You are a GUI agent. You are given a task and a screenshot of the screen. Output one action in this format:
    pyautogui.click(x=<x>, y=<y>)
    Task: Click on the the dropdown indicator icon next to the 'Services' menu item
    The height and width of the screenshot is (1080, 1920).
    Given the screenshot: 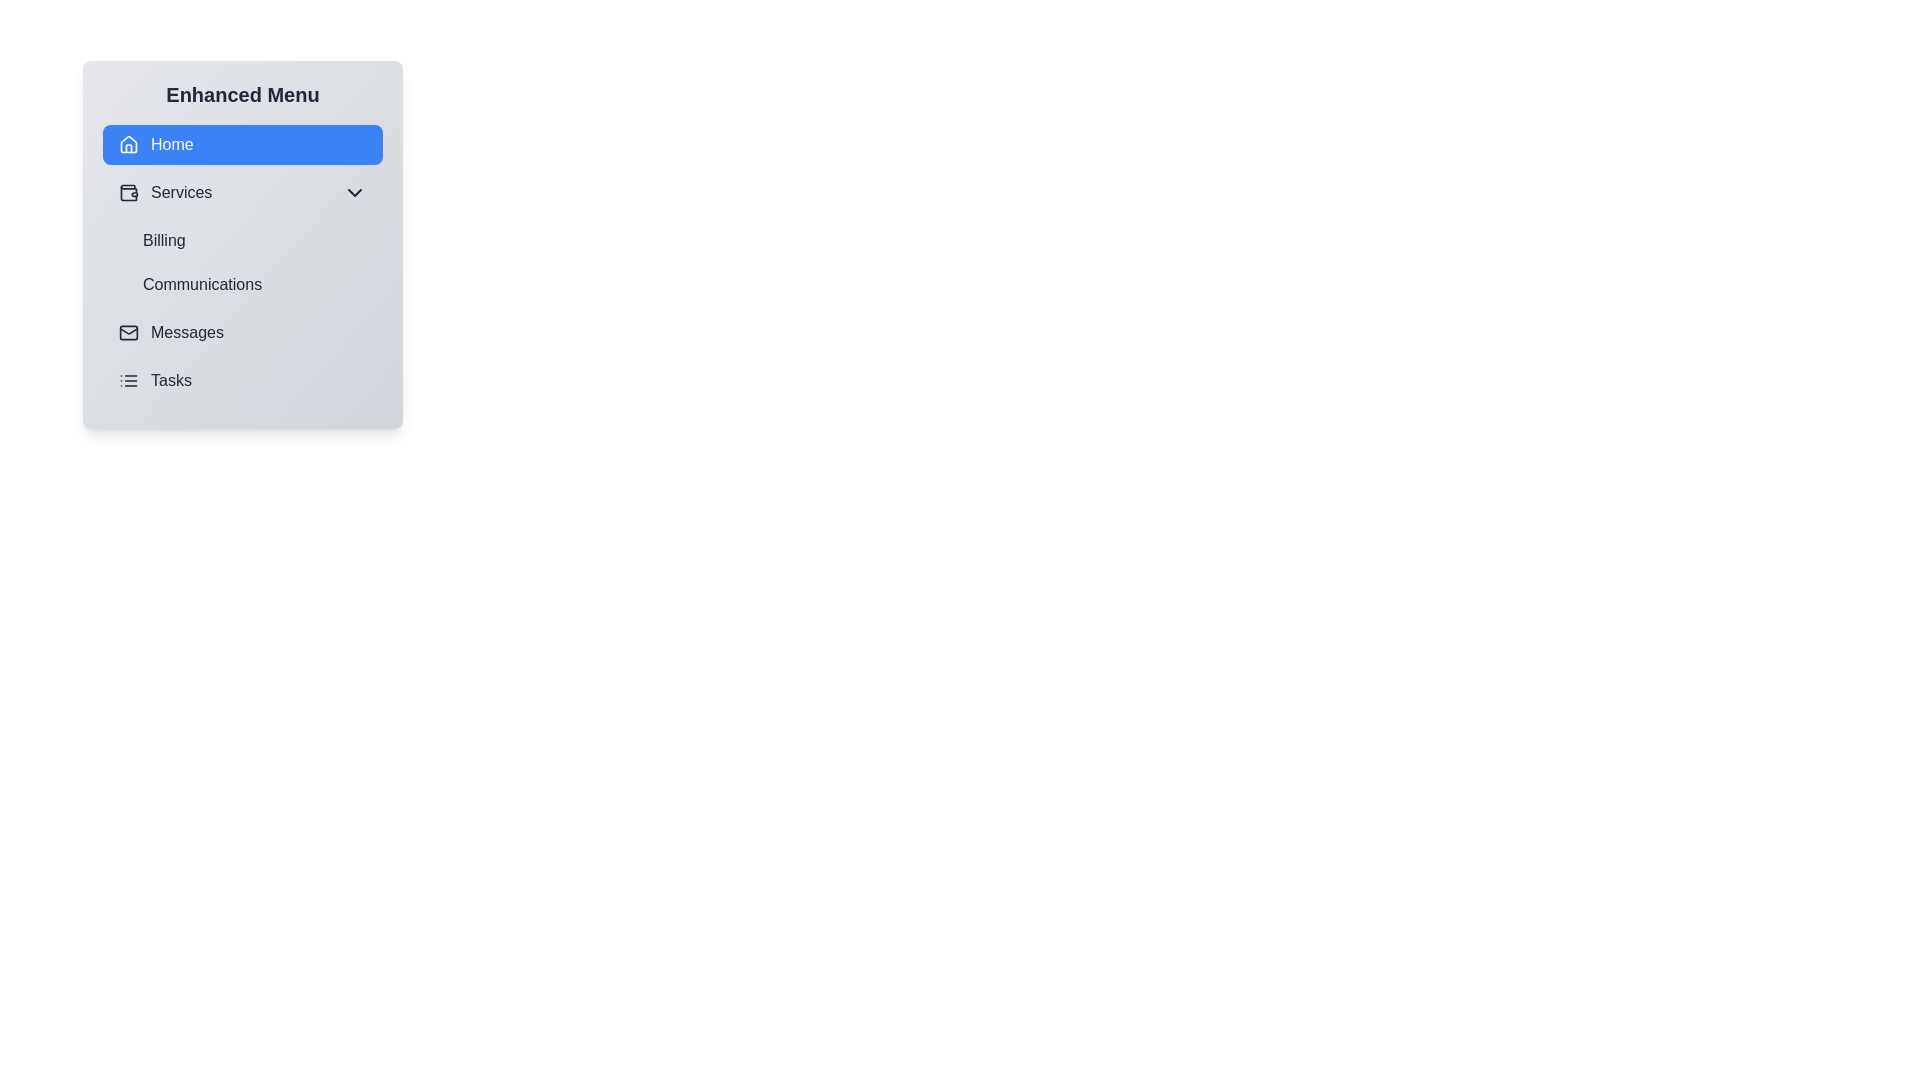 What is the action you would take?
    pyautogui.click(x=355, y=192)
    